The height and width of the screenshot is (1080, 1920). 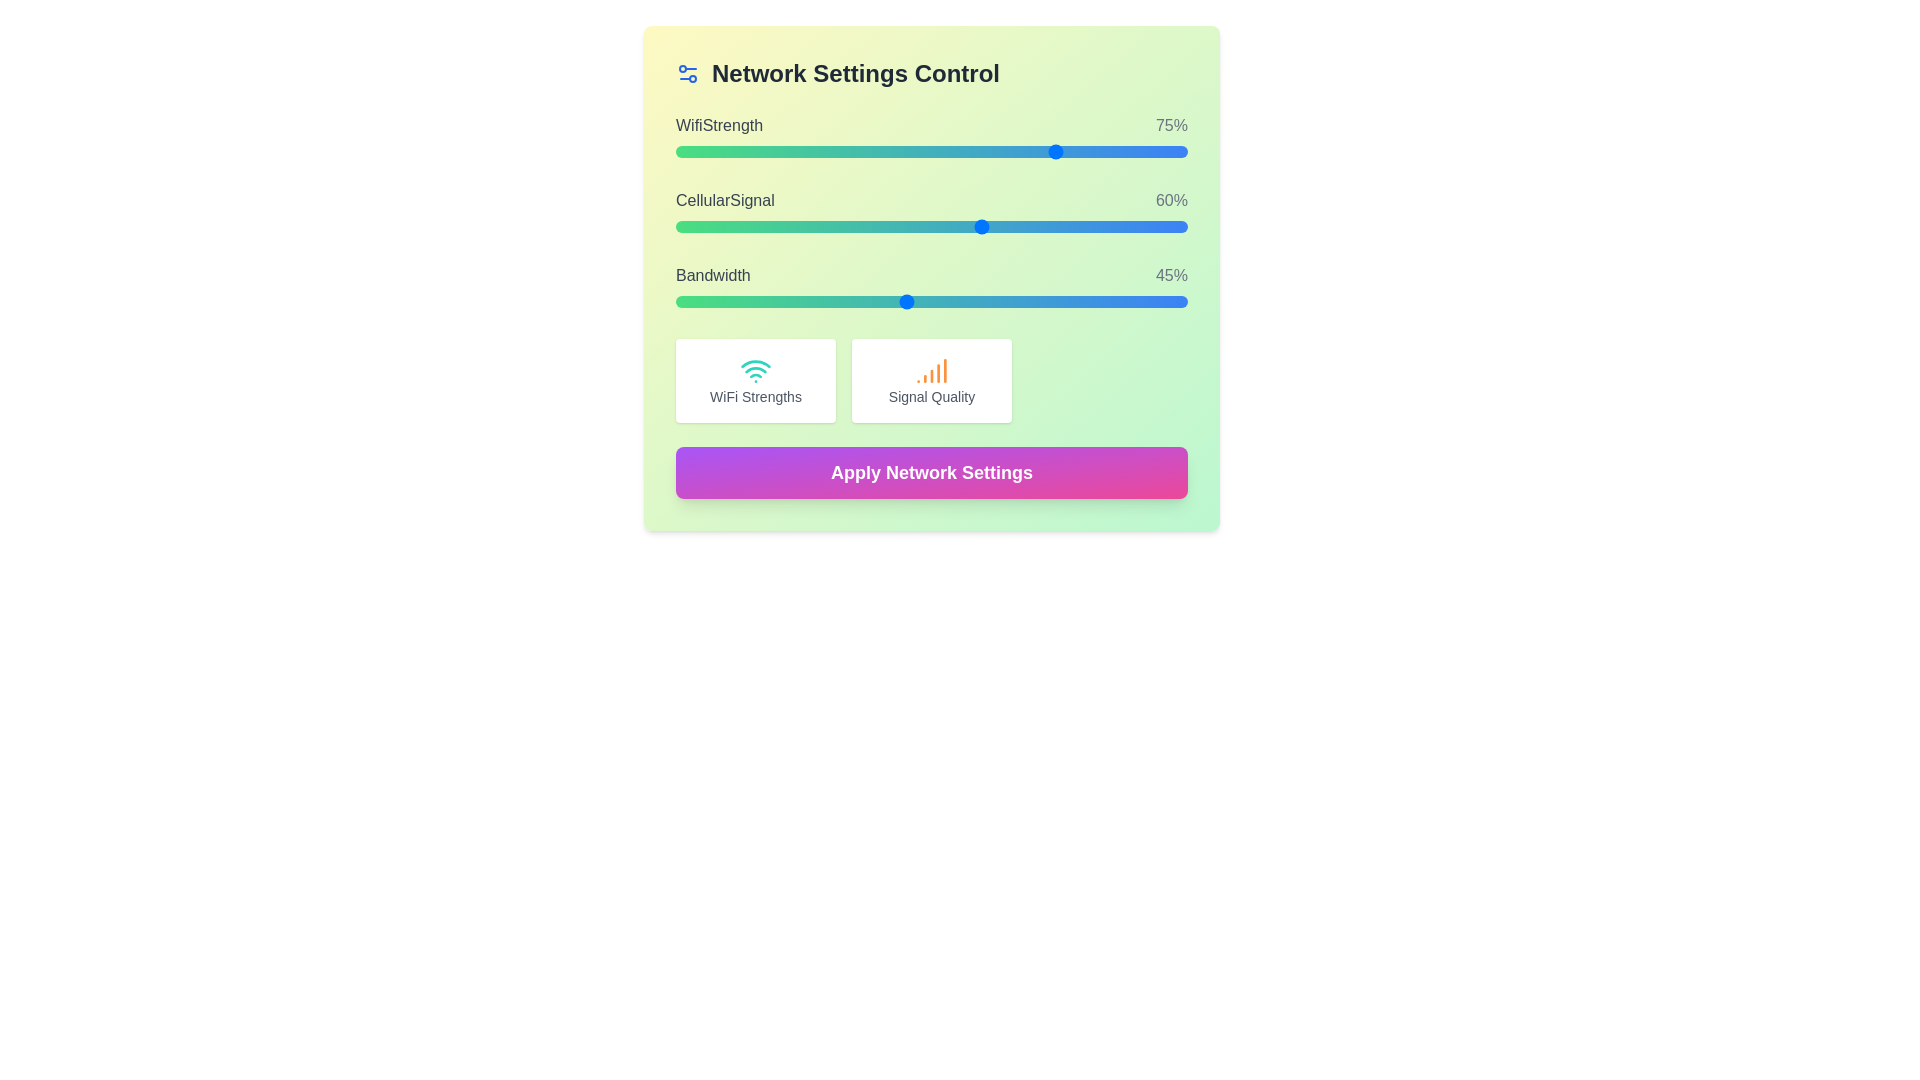 What do you see at coordinates (905, 301) in the screenshot?
I see `the Bandwidth slider` at bounding box center [905, 301].